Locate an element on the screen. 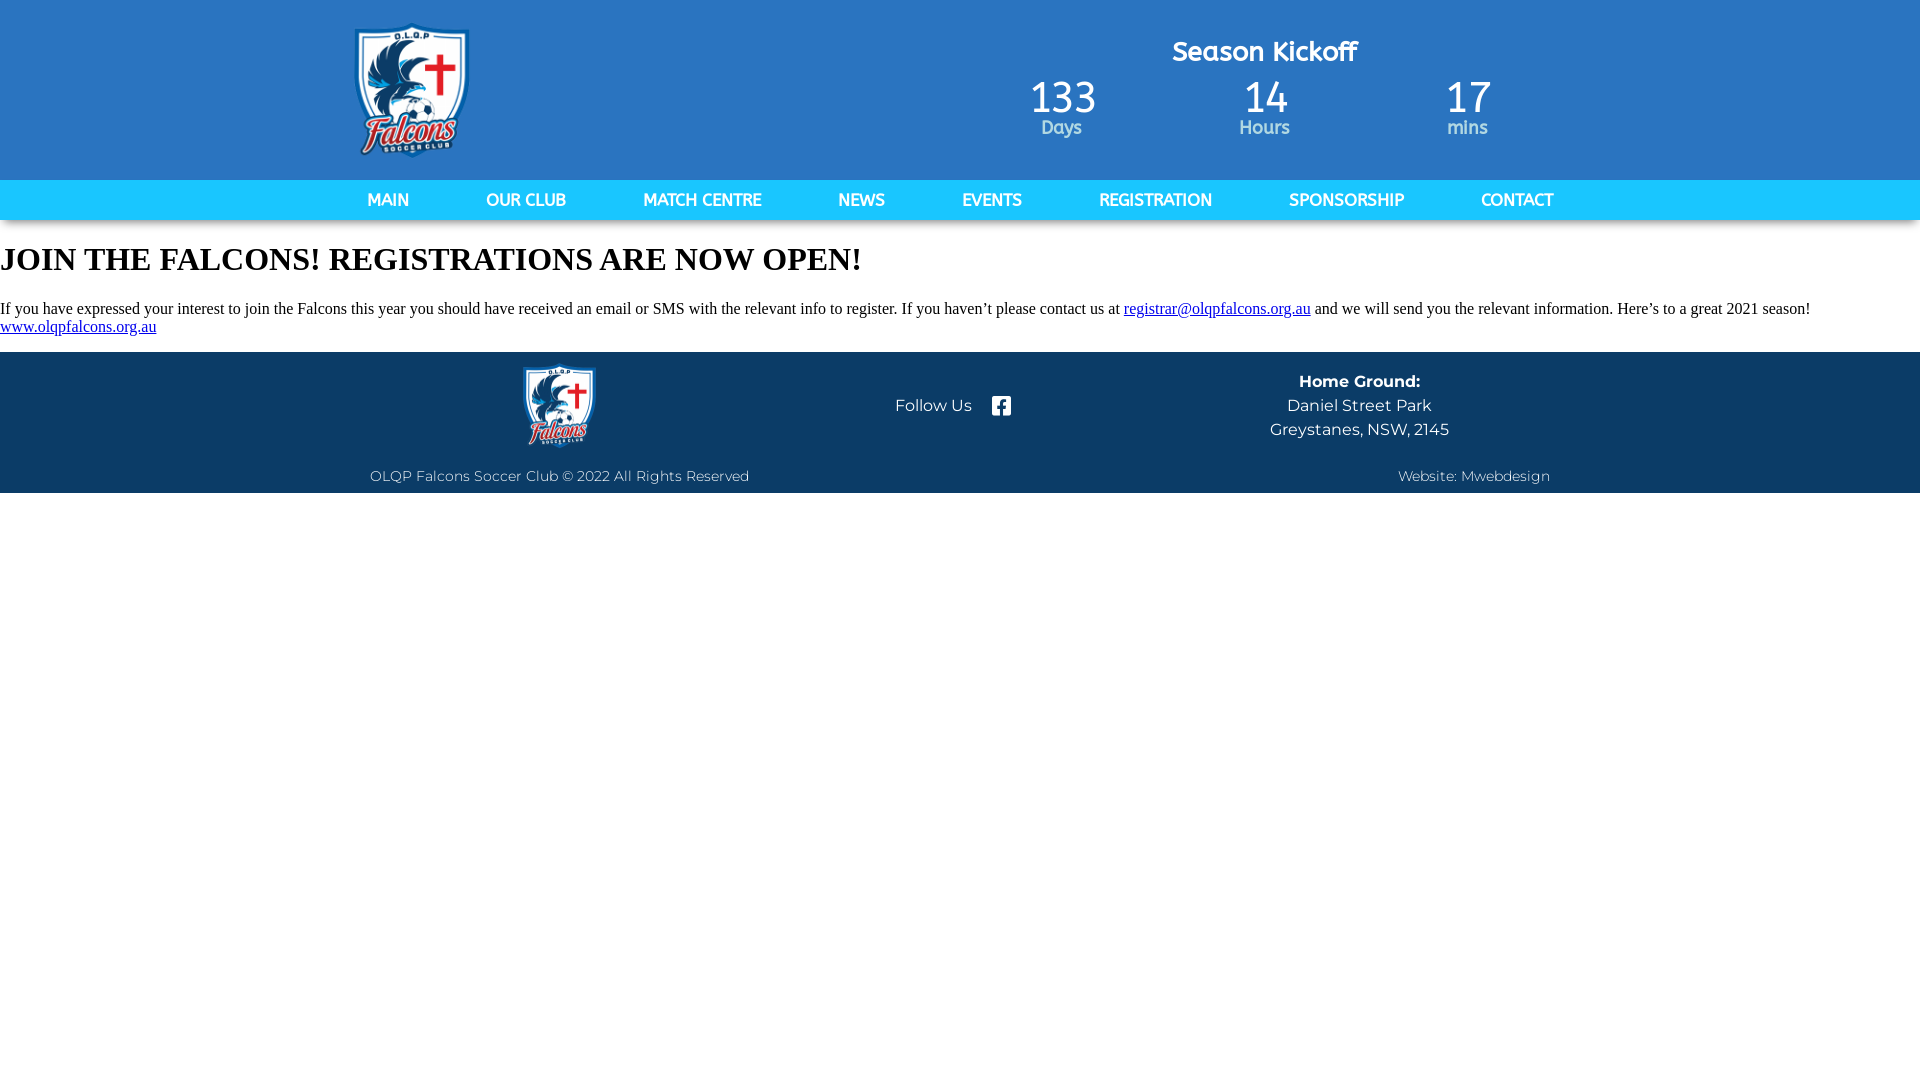 This screenshot has width=1920, height=1080. 'REGISTRATION' is located at coordinates (1155, 200).